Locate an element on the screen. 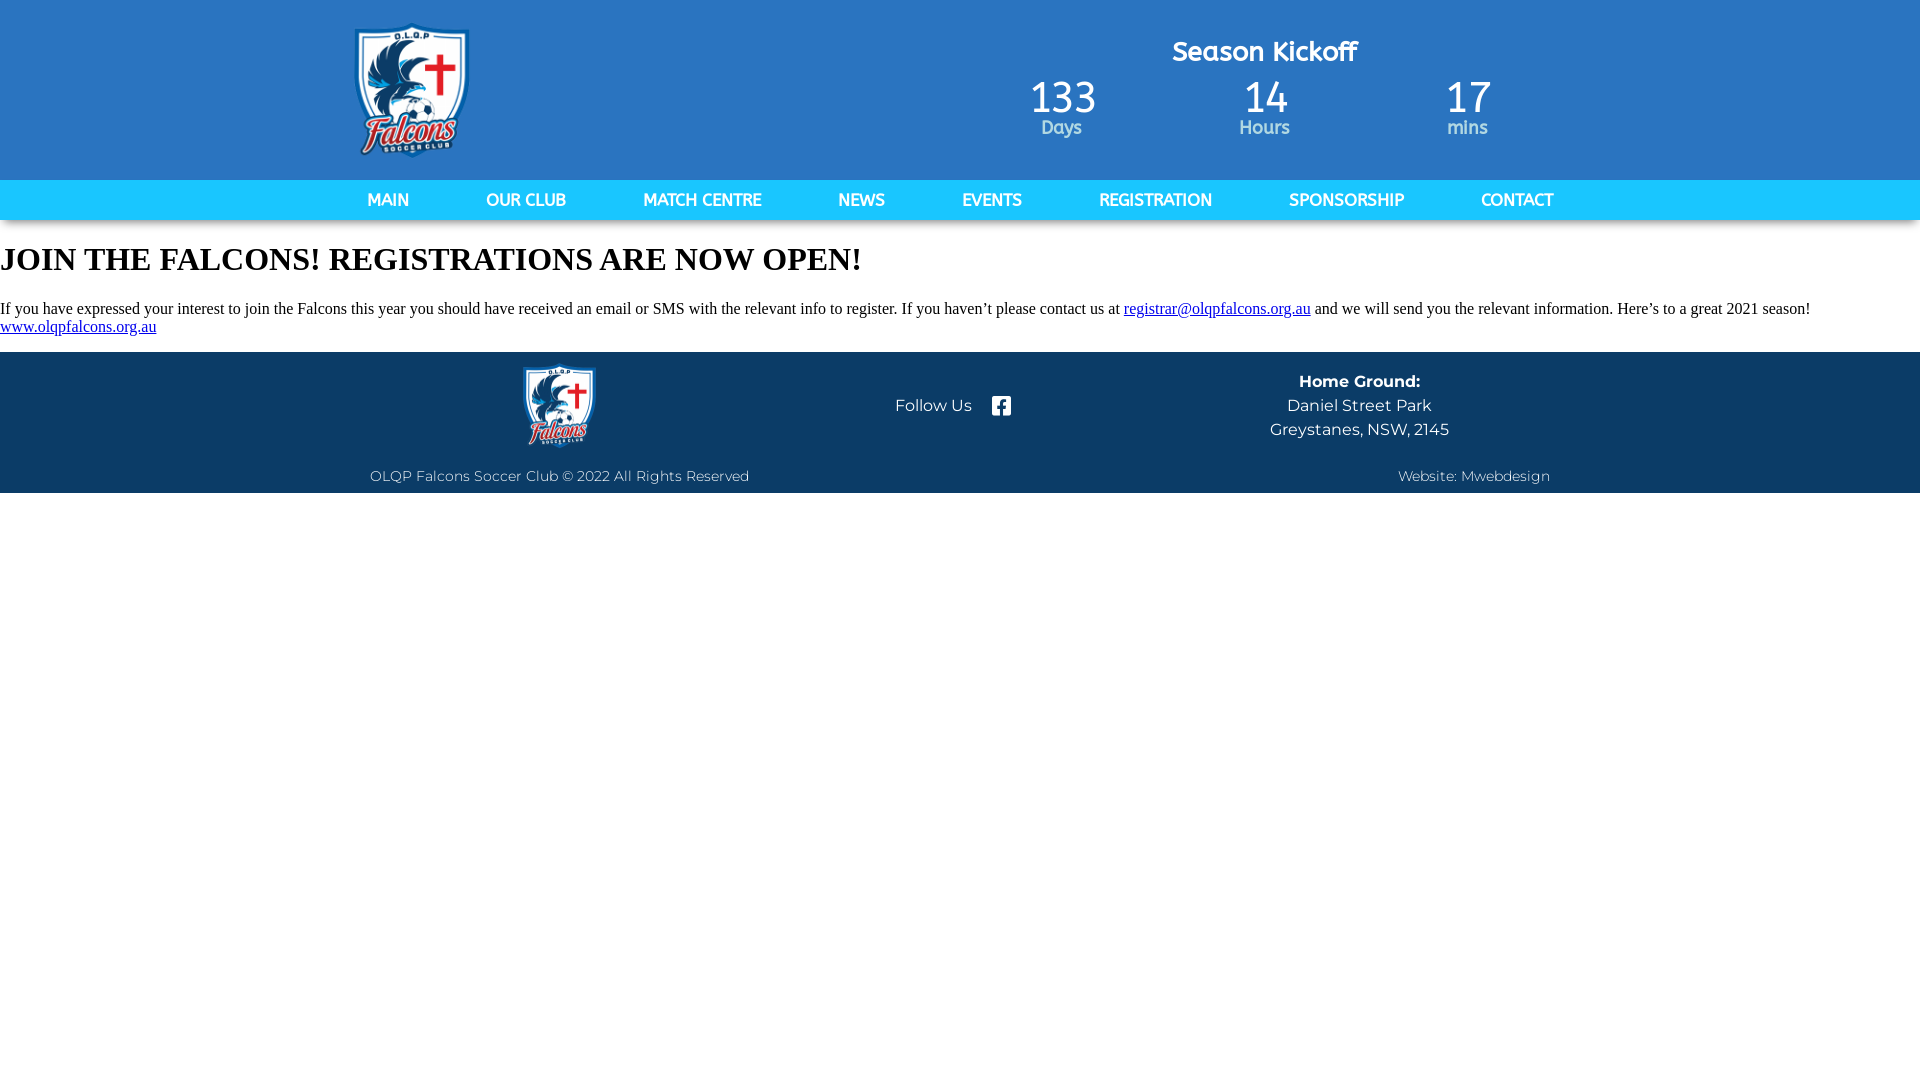 This screenshot has width=1920, height=1080. 'REGISTRATION' is located at coordinates (1155, 200).